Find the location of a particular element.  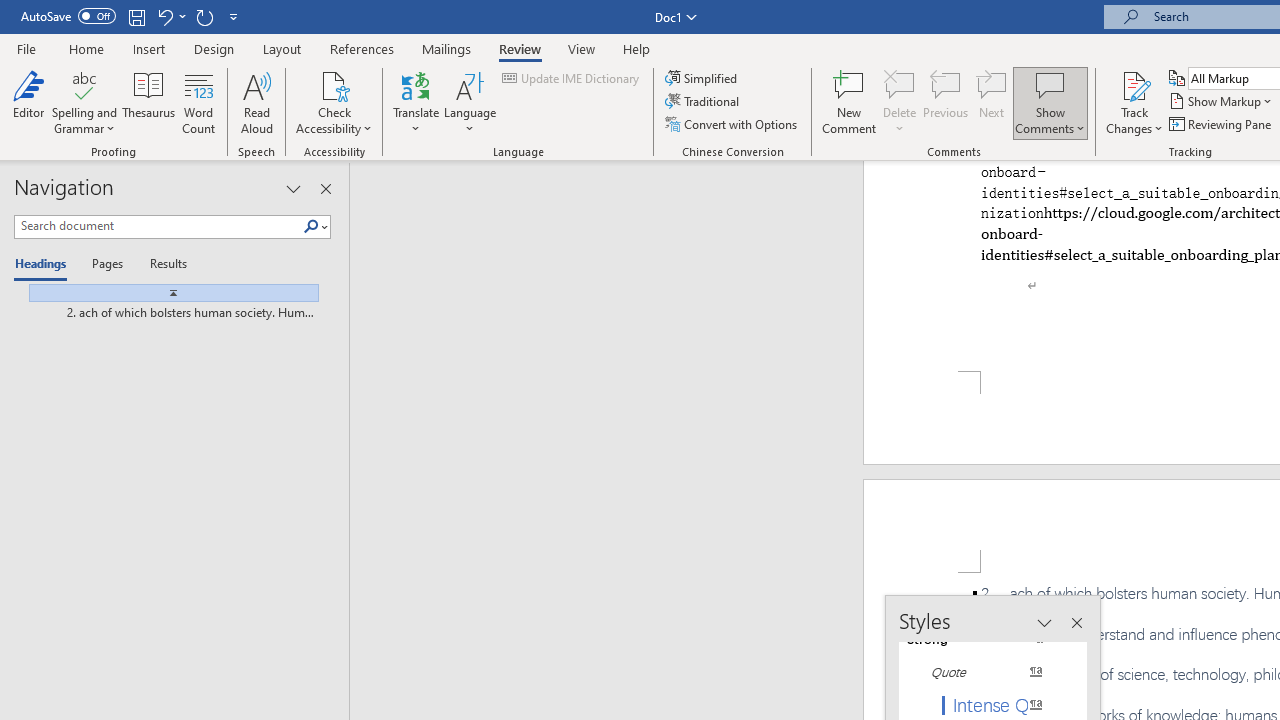

'Track Changes' is located at coordinates (1134, 84).